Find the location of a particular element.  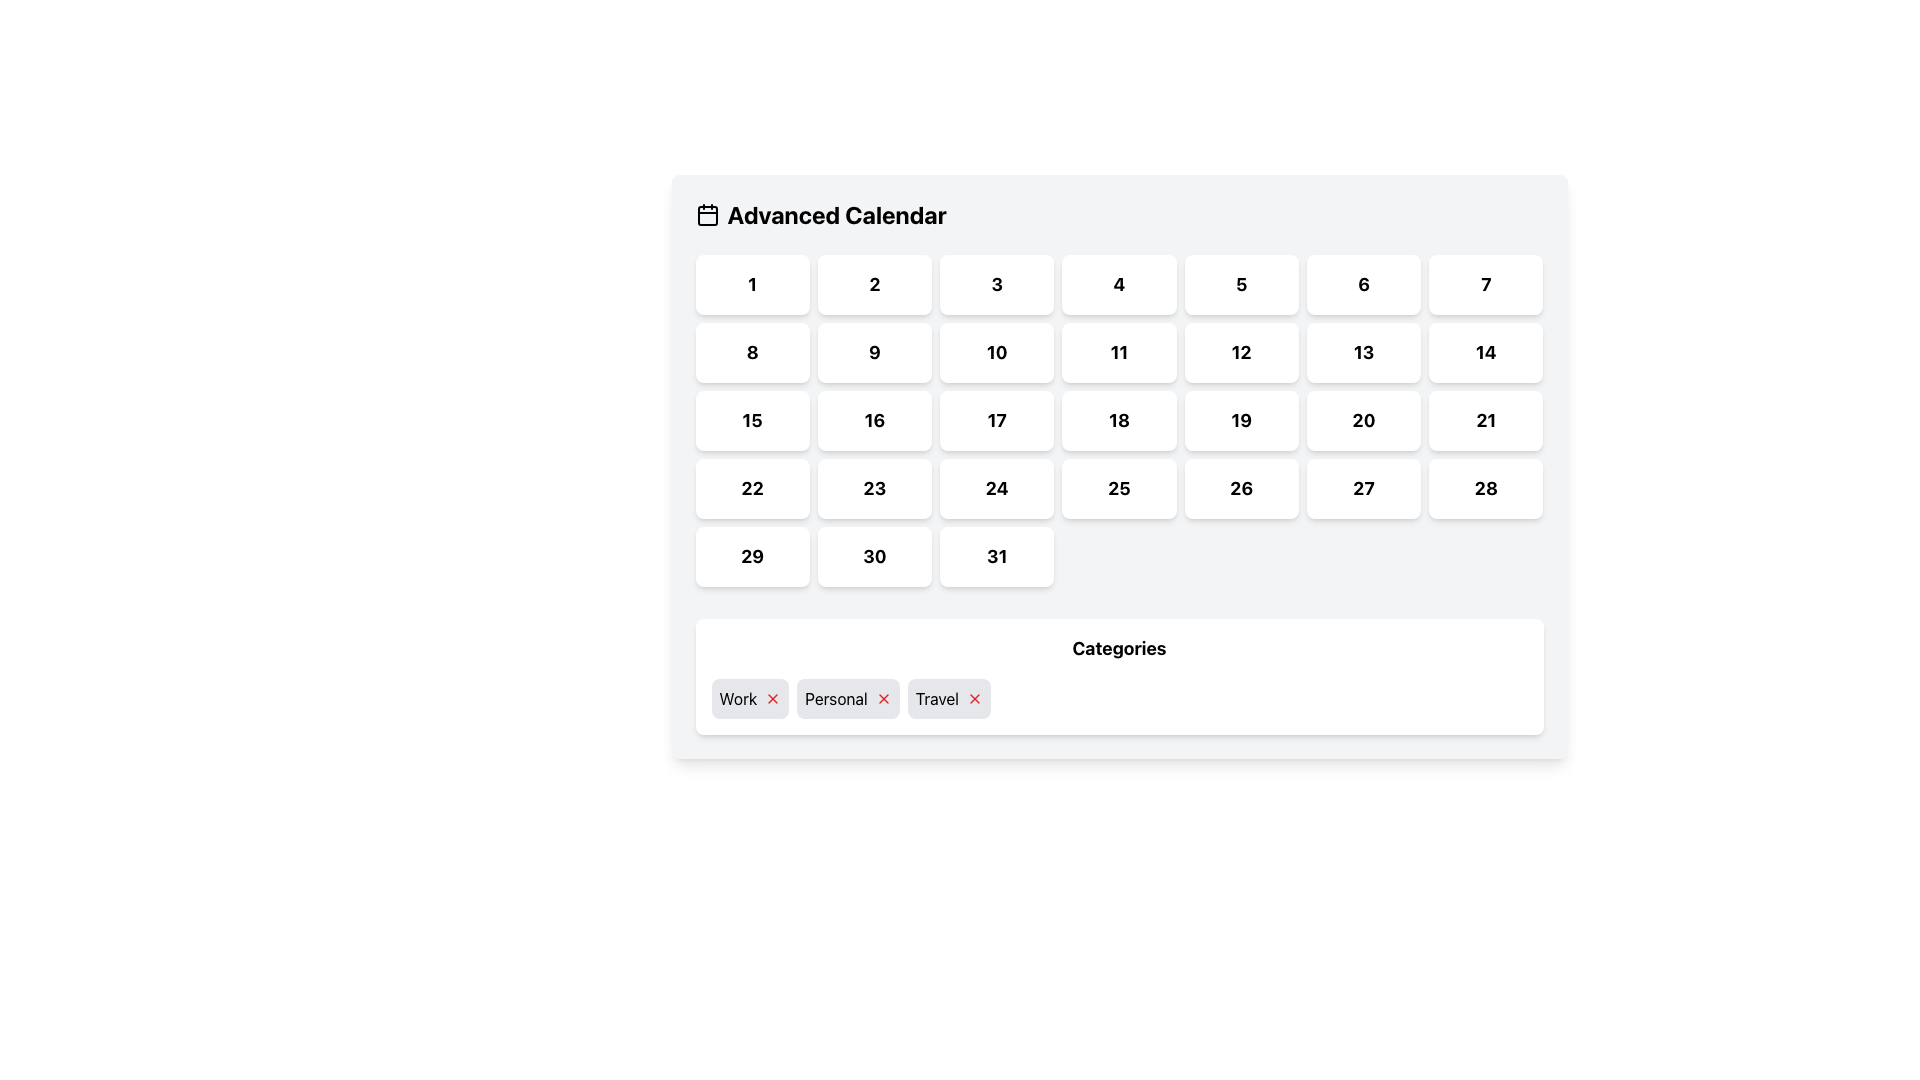

the button in the calendar interface is located at coordinates (1486, 419).